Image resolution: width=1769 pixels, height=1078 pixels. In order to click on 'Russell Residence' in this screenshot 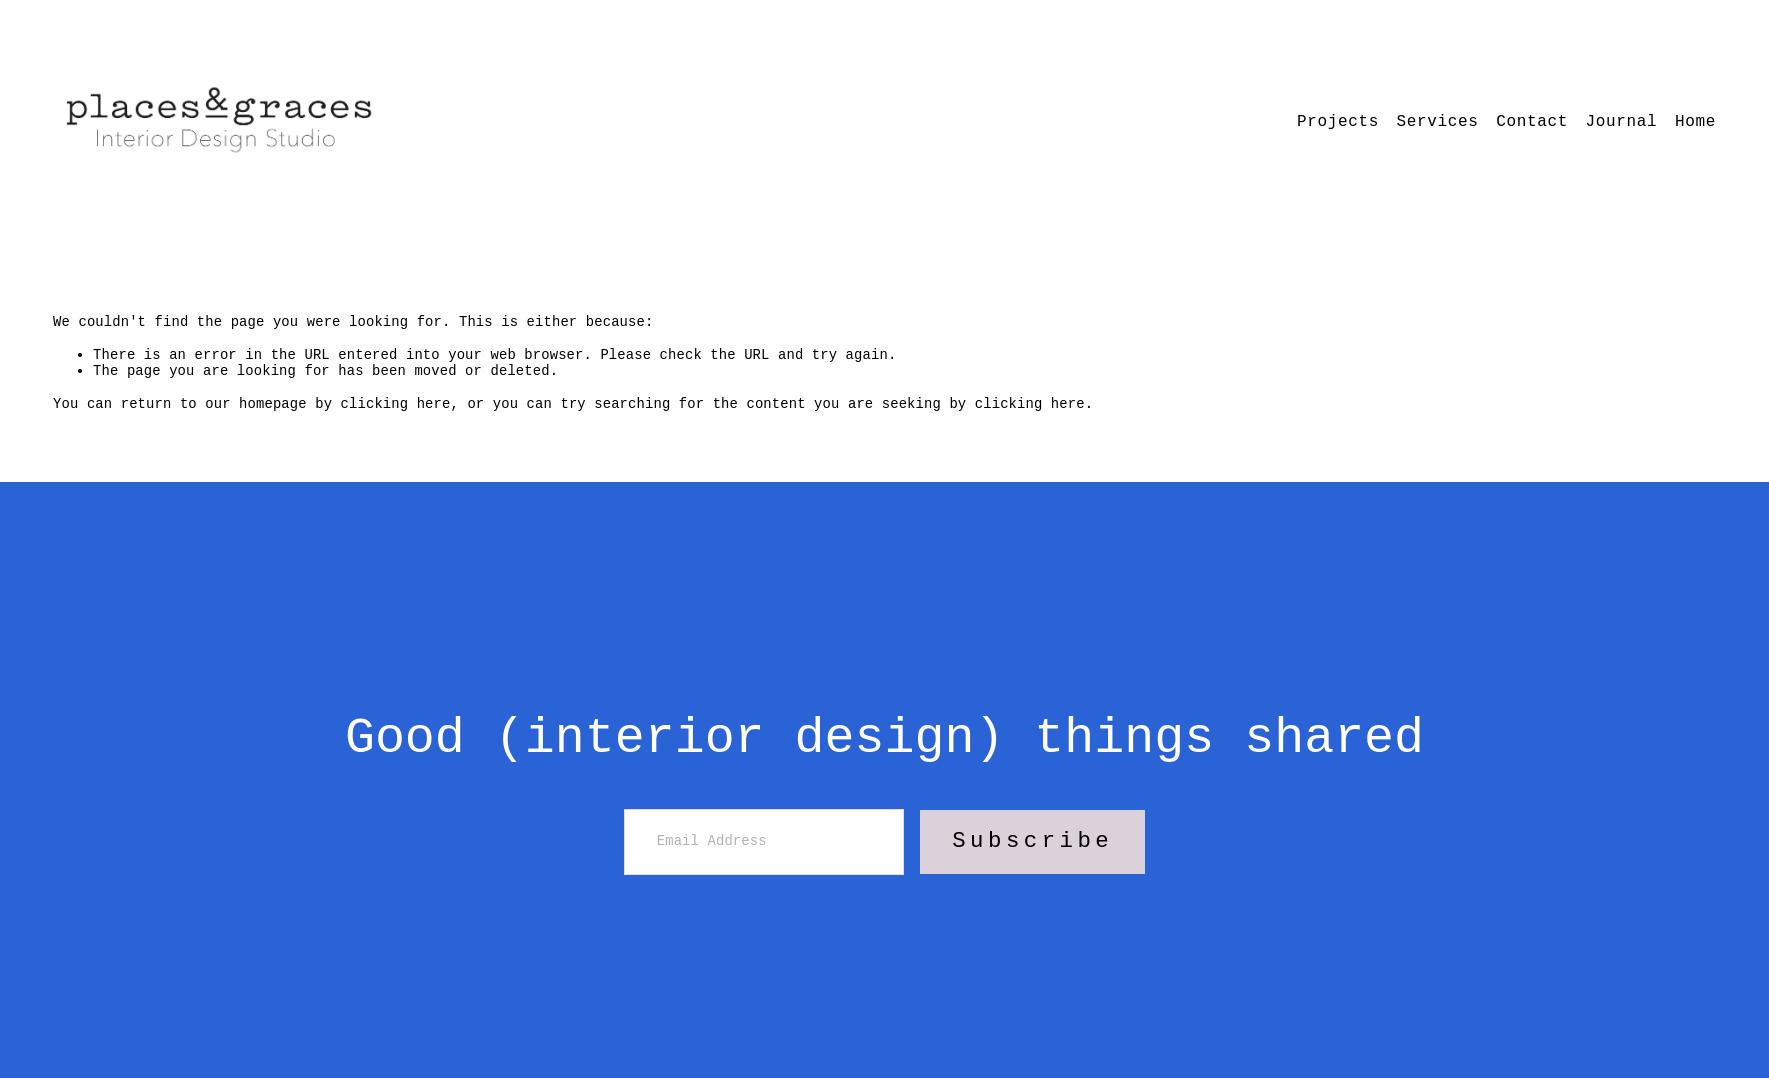, I will do `click(1291, 176)`.